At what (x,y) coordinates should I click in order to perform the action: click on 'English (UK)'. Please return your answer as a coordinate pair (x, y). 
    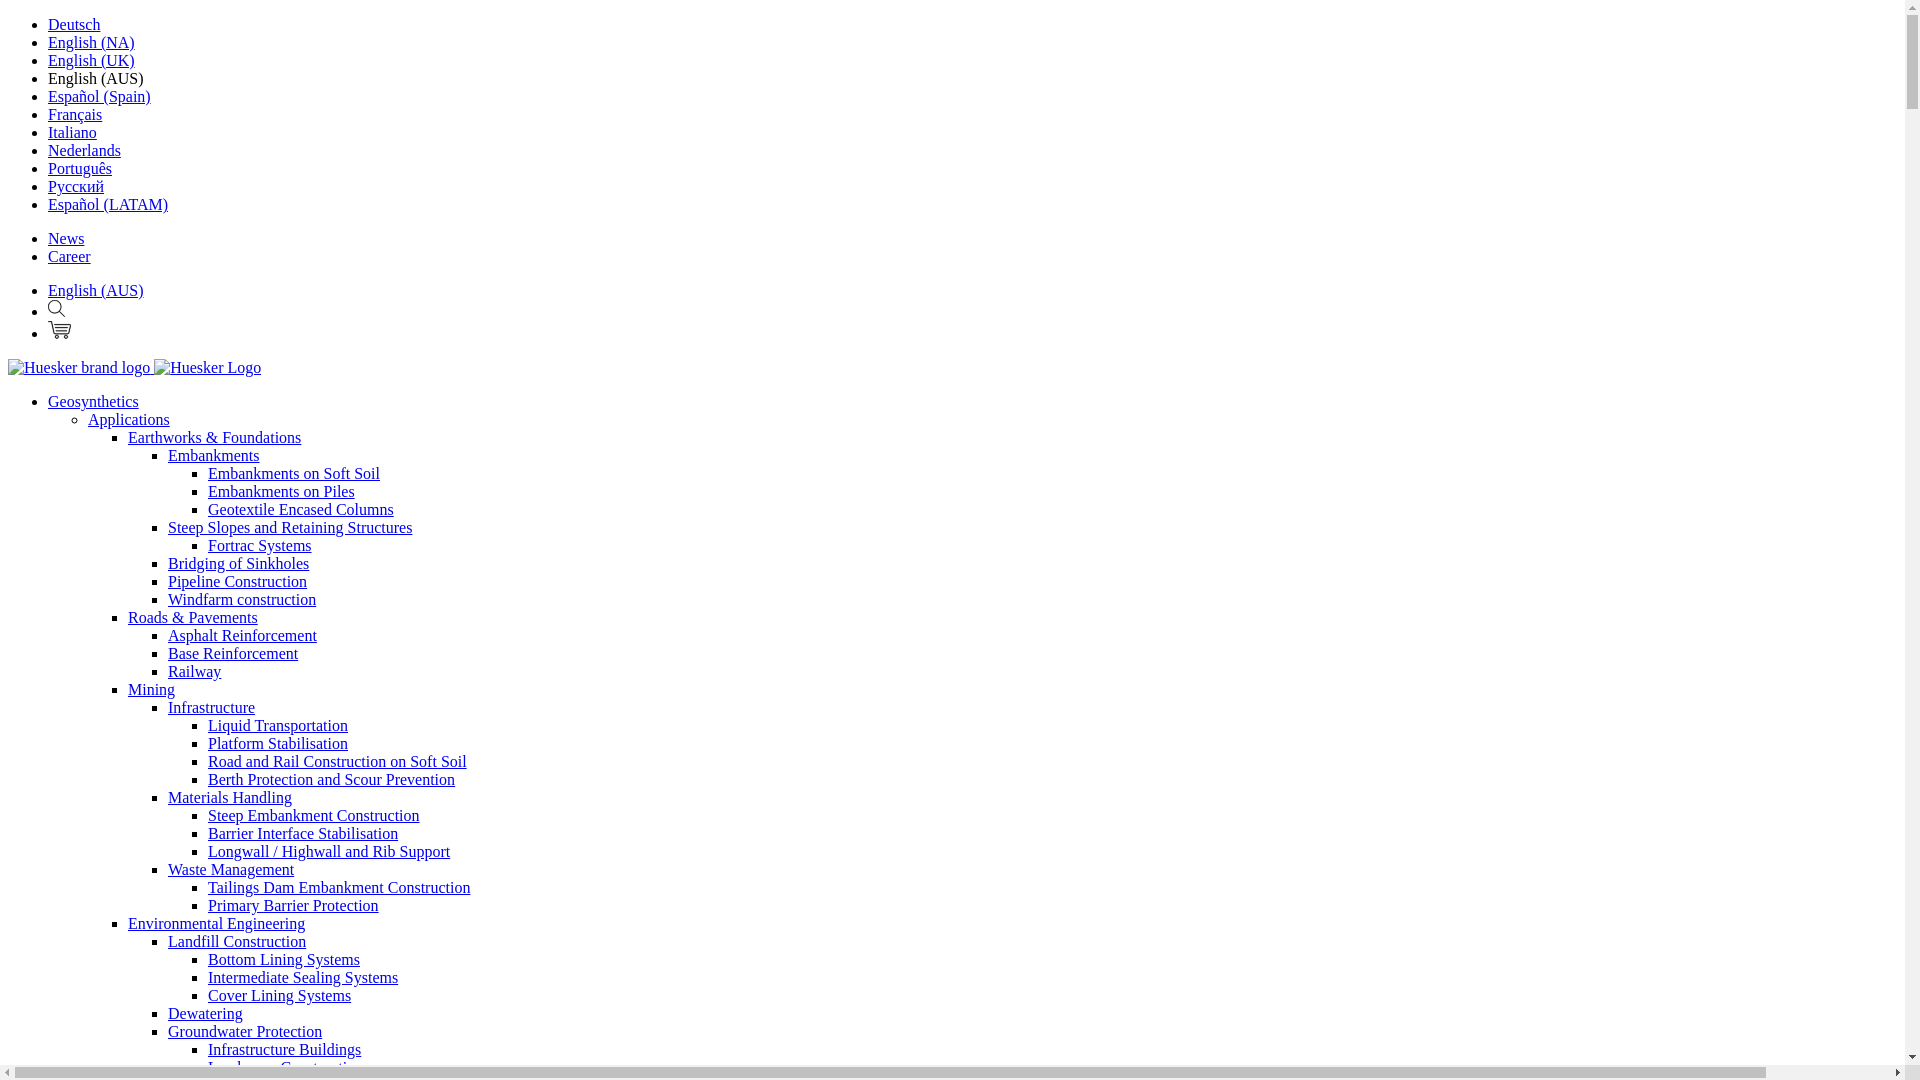
    Looking at the image, I should click on (90, 59).